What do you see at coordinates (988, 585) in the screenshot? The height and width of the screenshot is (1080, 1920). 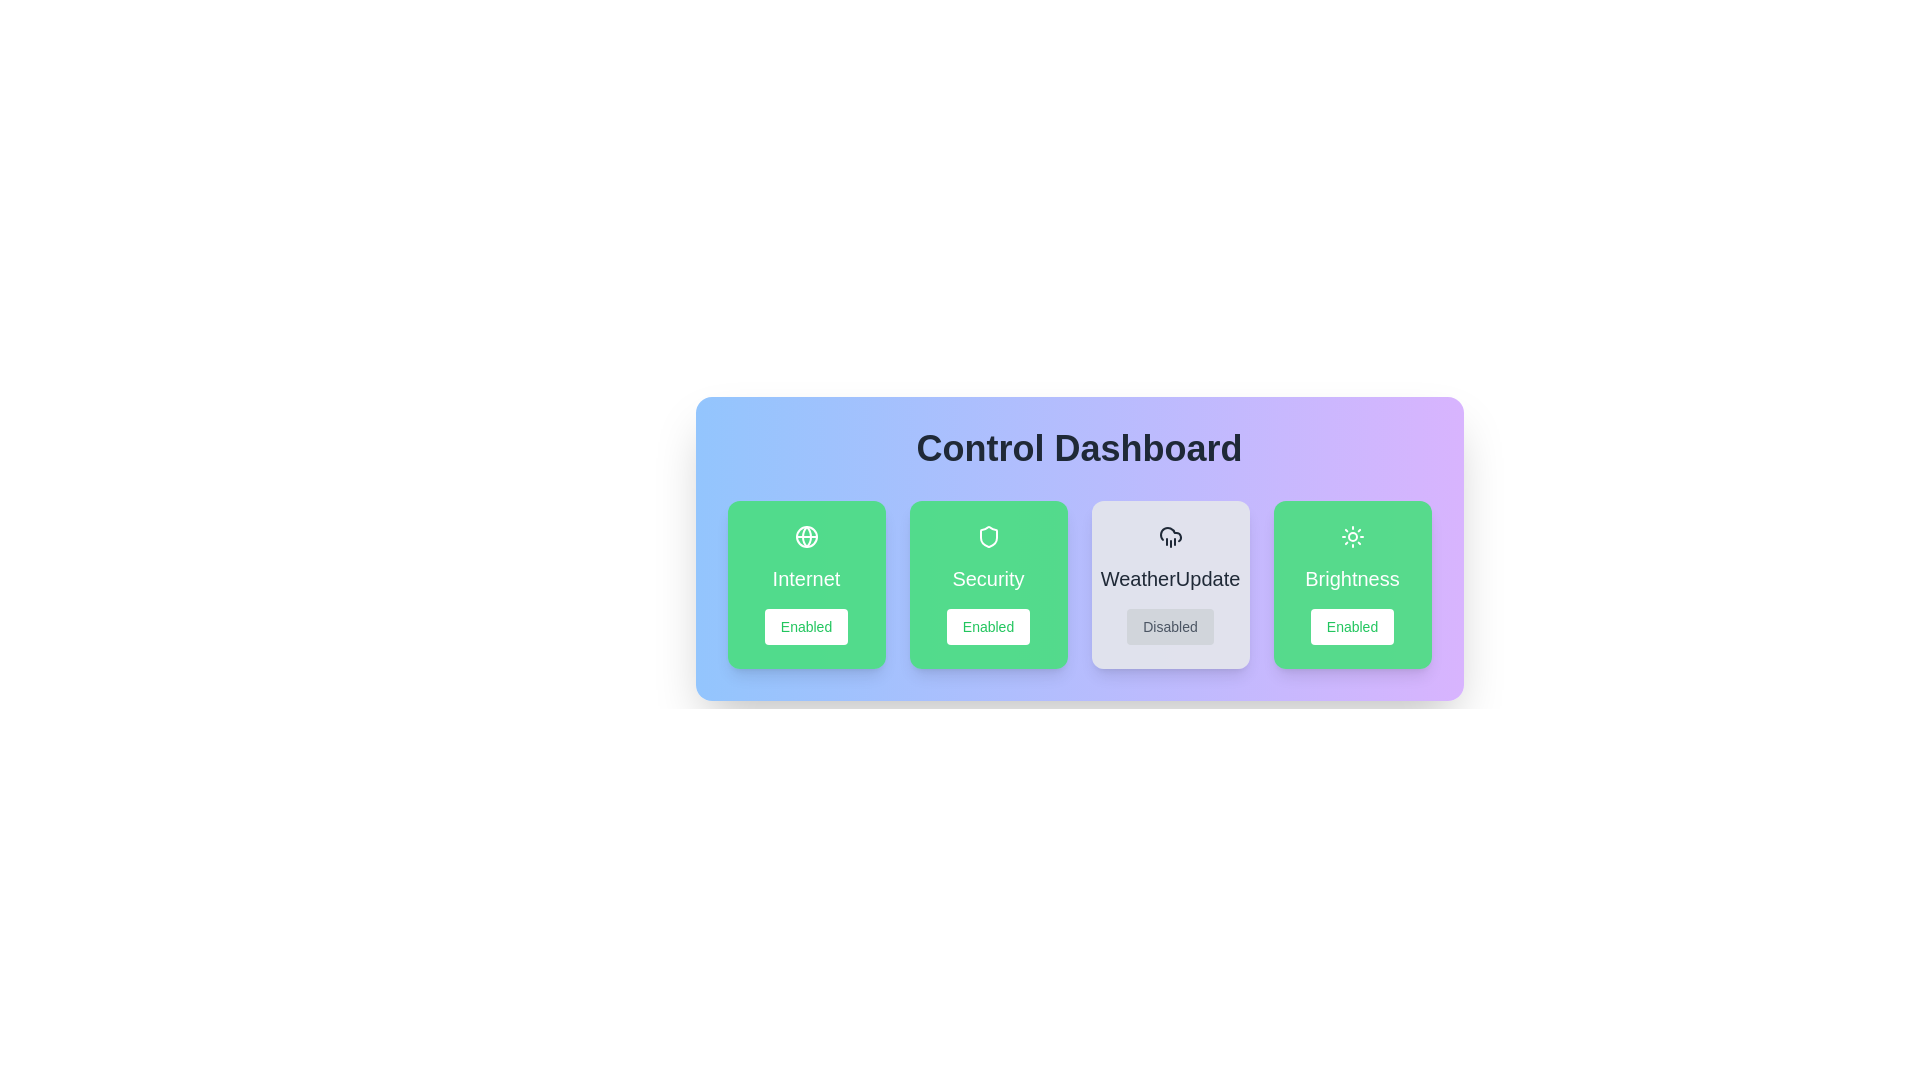 I see `the card representing Security` at bounding box center [988, 585].